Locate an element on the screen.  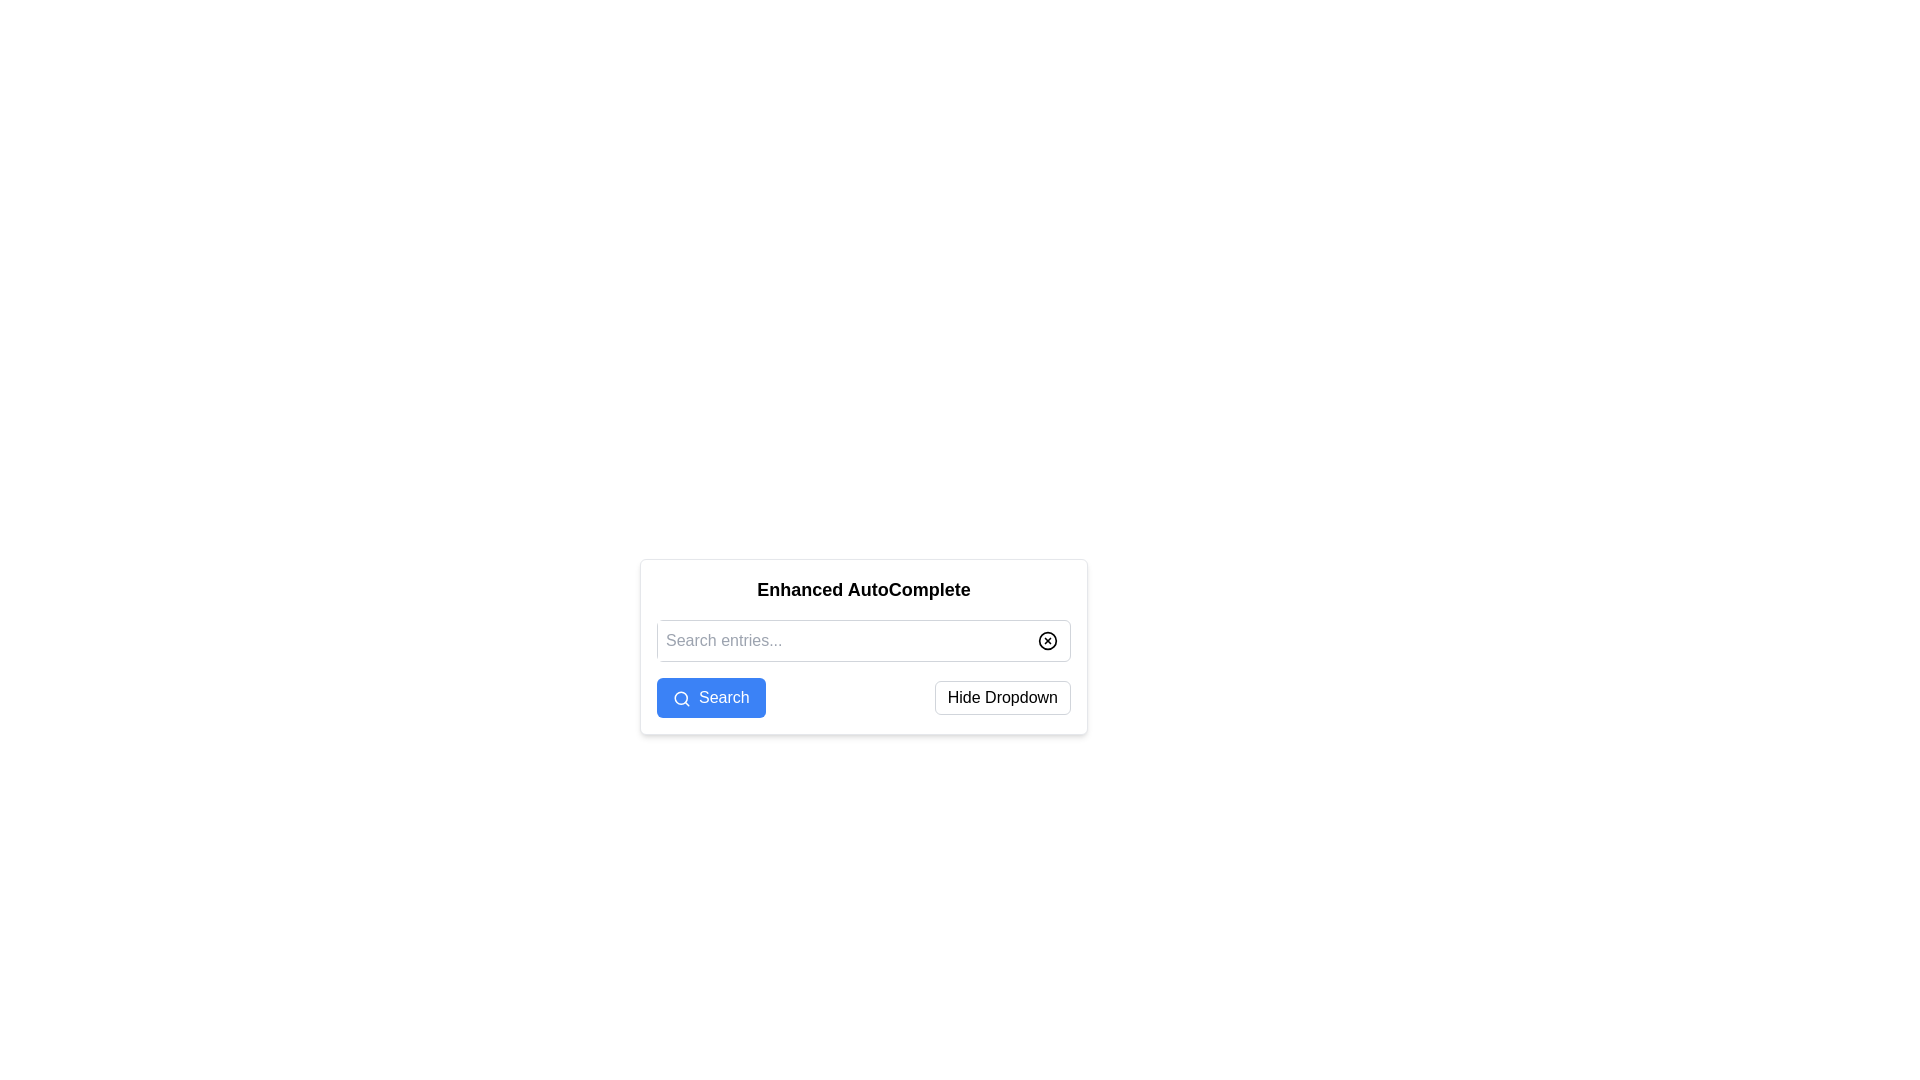
the SVG search icon located is located at coordinates (681, 697).